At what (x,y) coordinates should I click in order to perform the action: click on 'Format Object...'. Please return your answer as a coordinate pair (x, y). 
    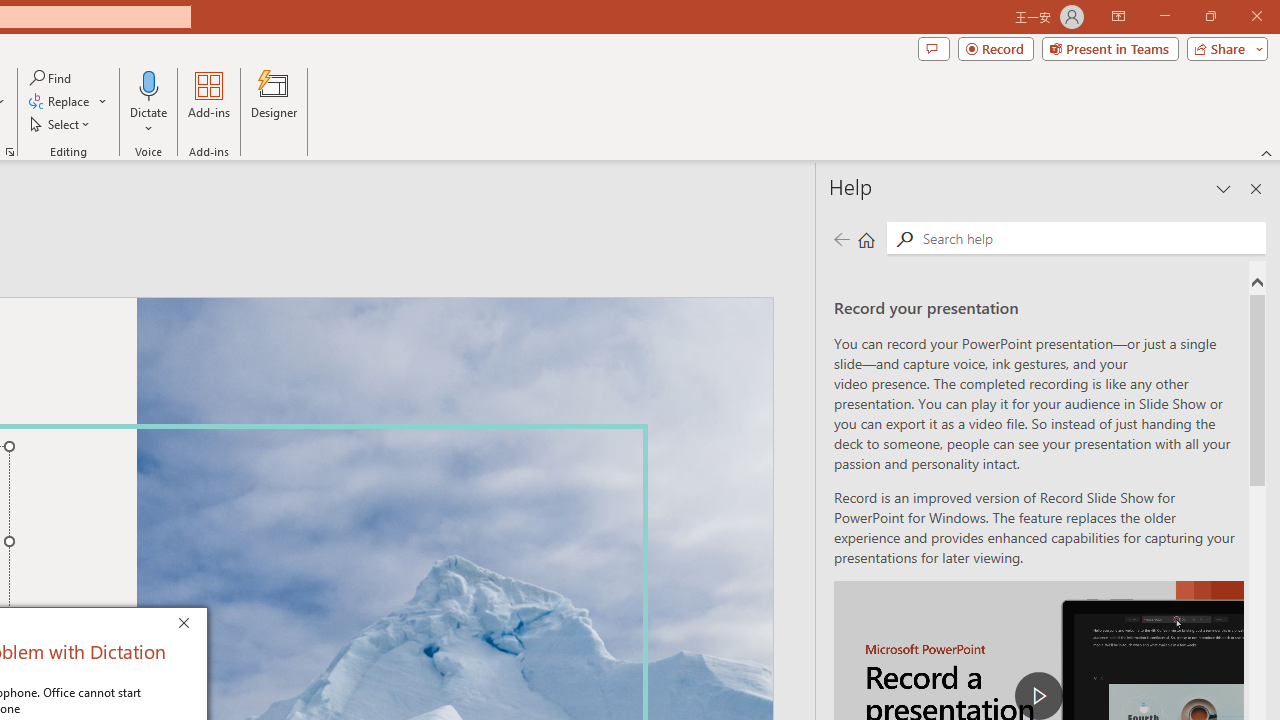
    Looking at the image, I should click on (10, 150).